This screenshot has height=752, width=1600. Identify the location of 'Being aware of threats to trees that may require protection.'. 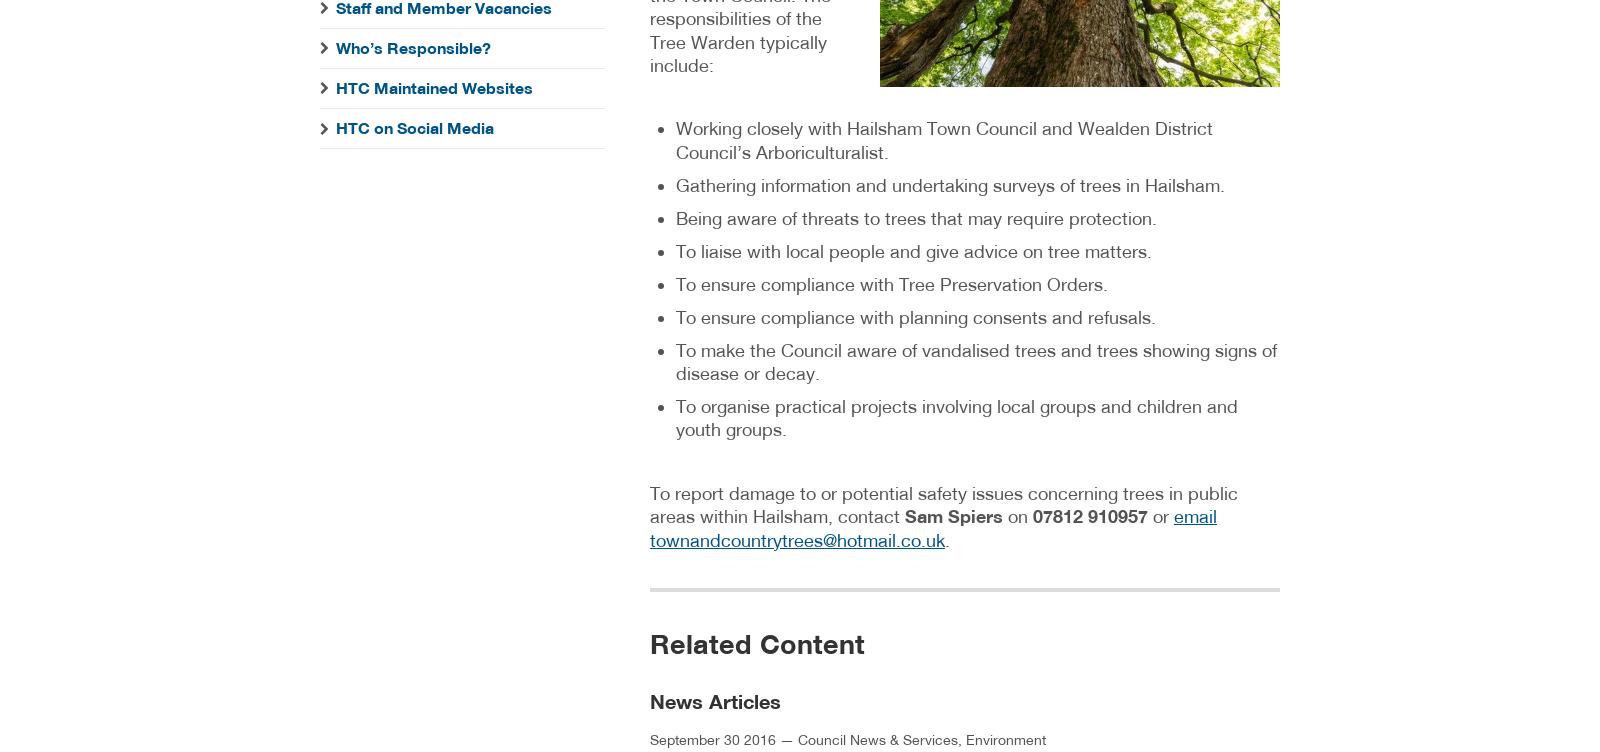
(675, 217).